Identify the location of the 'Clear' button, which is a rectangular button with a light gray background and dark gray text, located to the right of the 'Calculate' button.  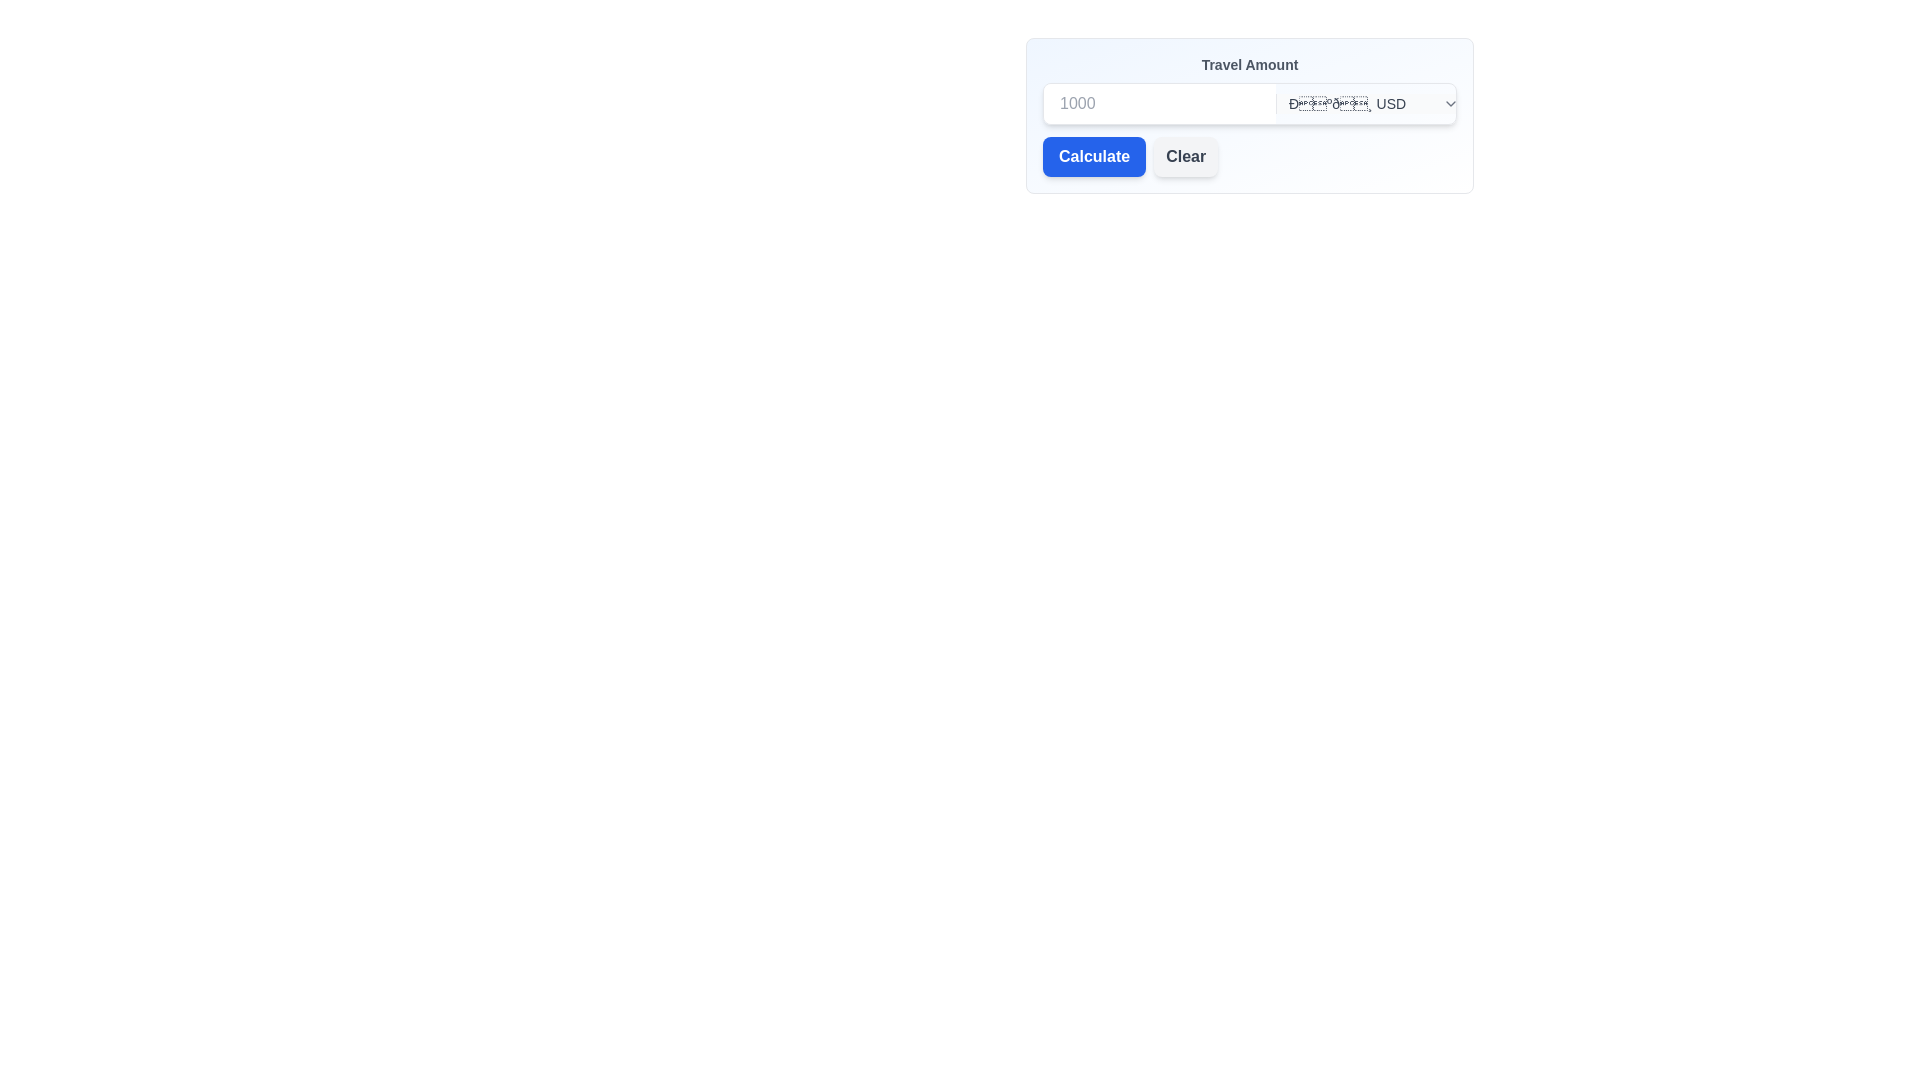
(1186, 156).